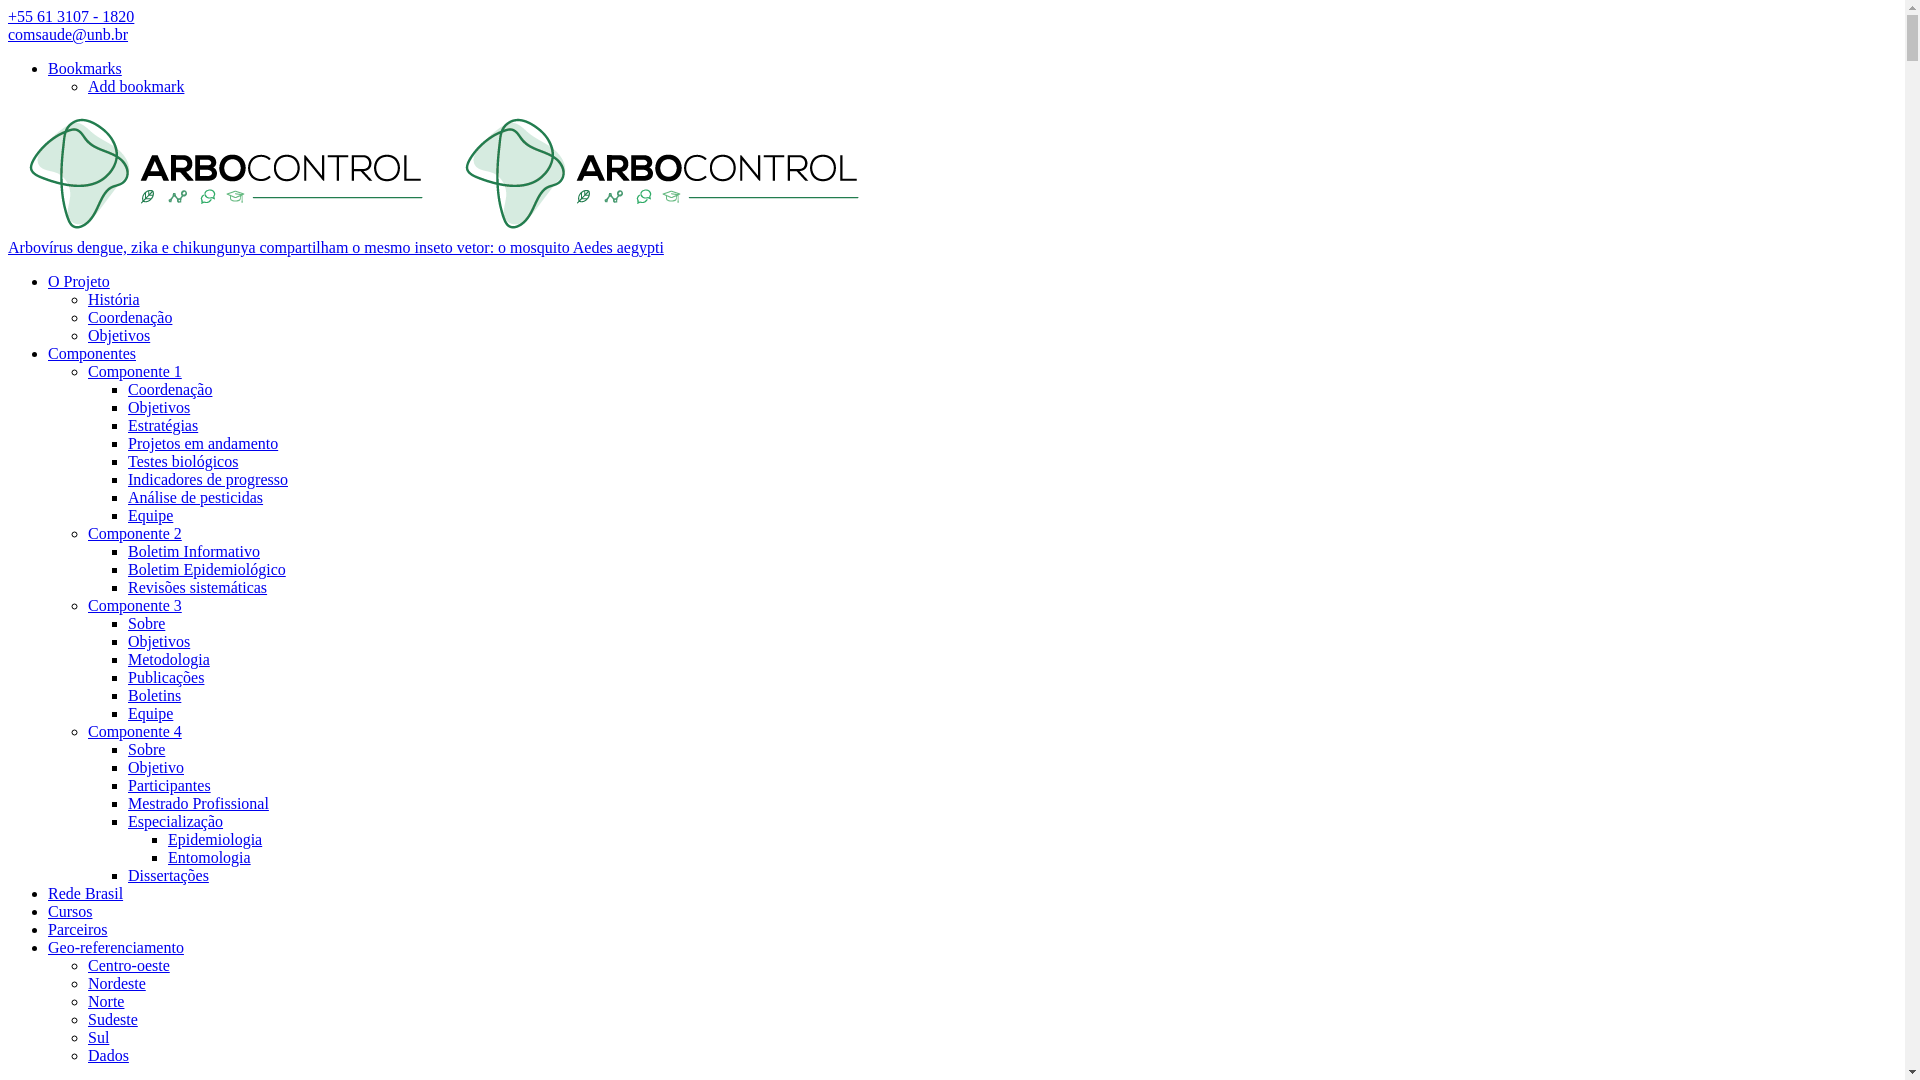 The width and height of the screenshot is (1920, 1080). I want to click on 'O Projeto', so click(78, 281).